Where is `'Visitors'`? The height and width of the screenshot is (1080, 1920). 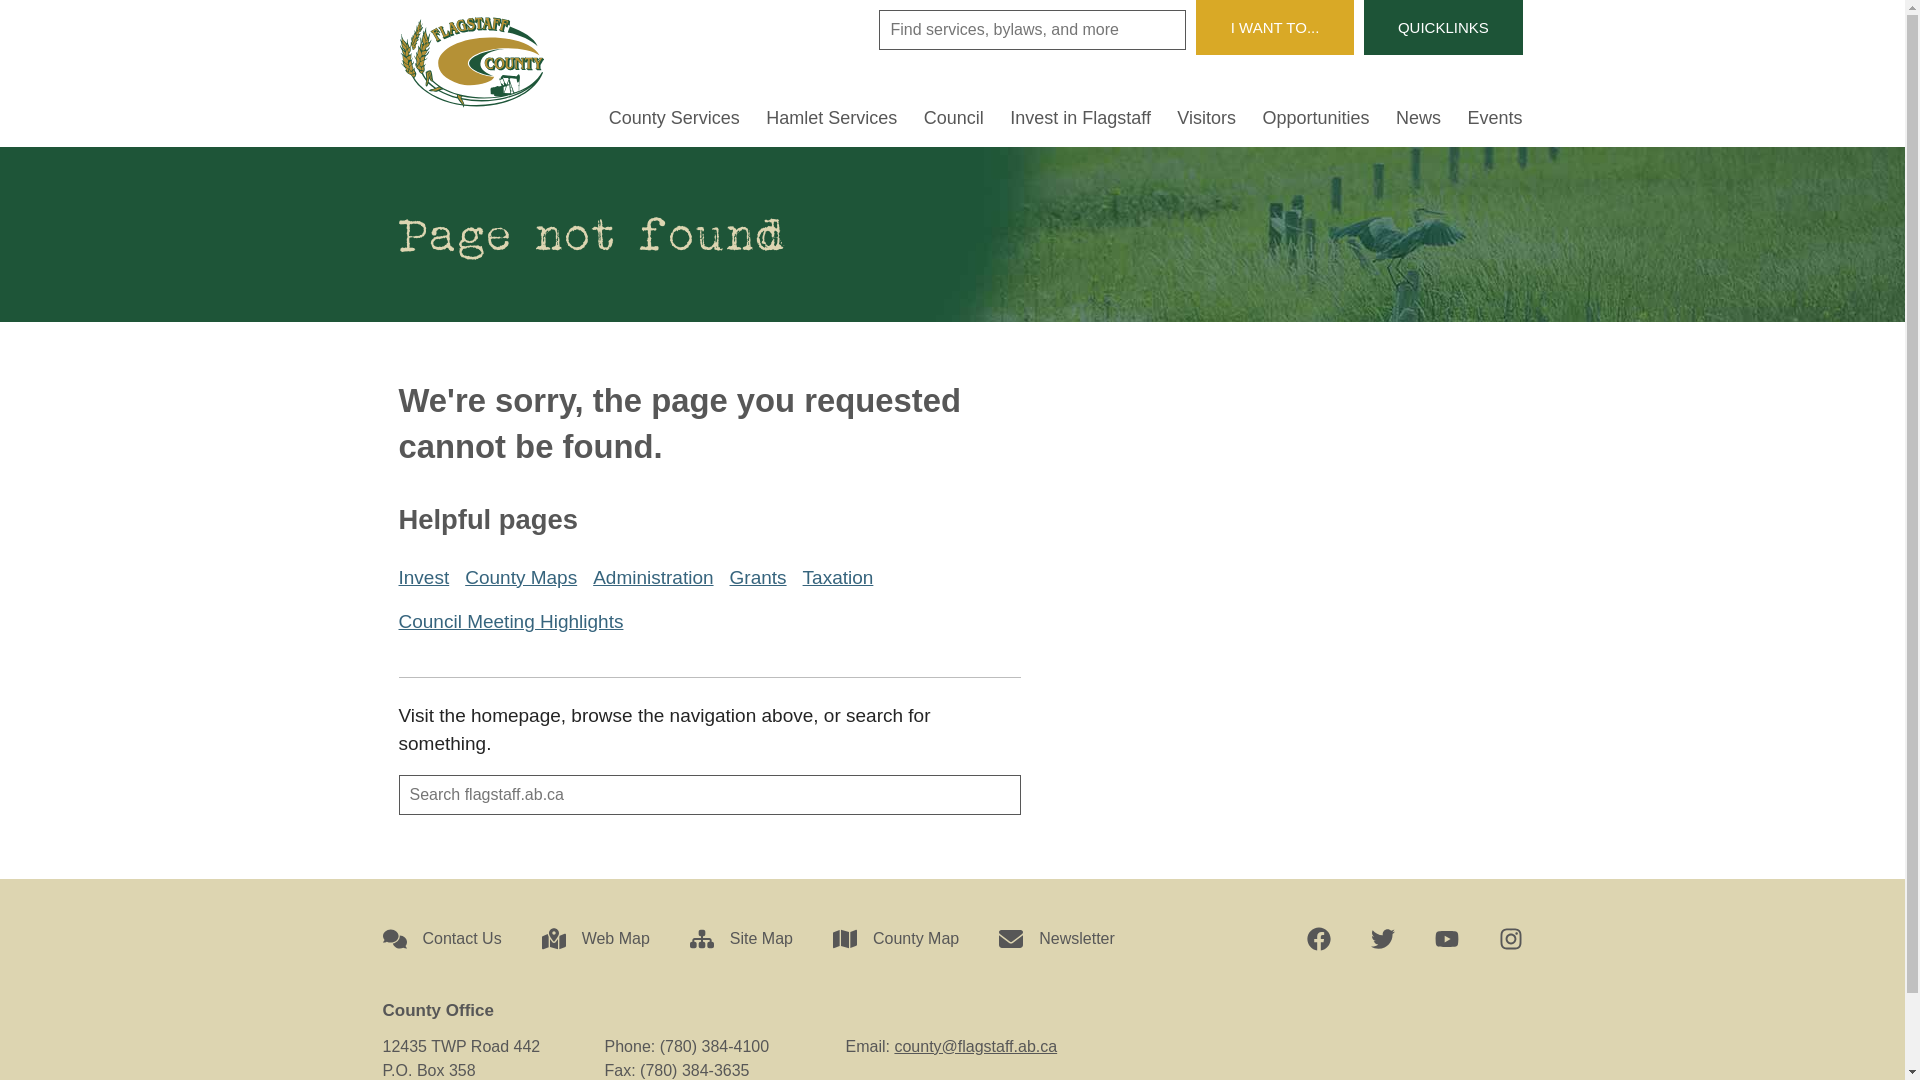
'Visitors' is located at coordinates (1205, 122).